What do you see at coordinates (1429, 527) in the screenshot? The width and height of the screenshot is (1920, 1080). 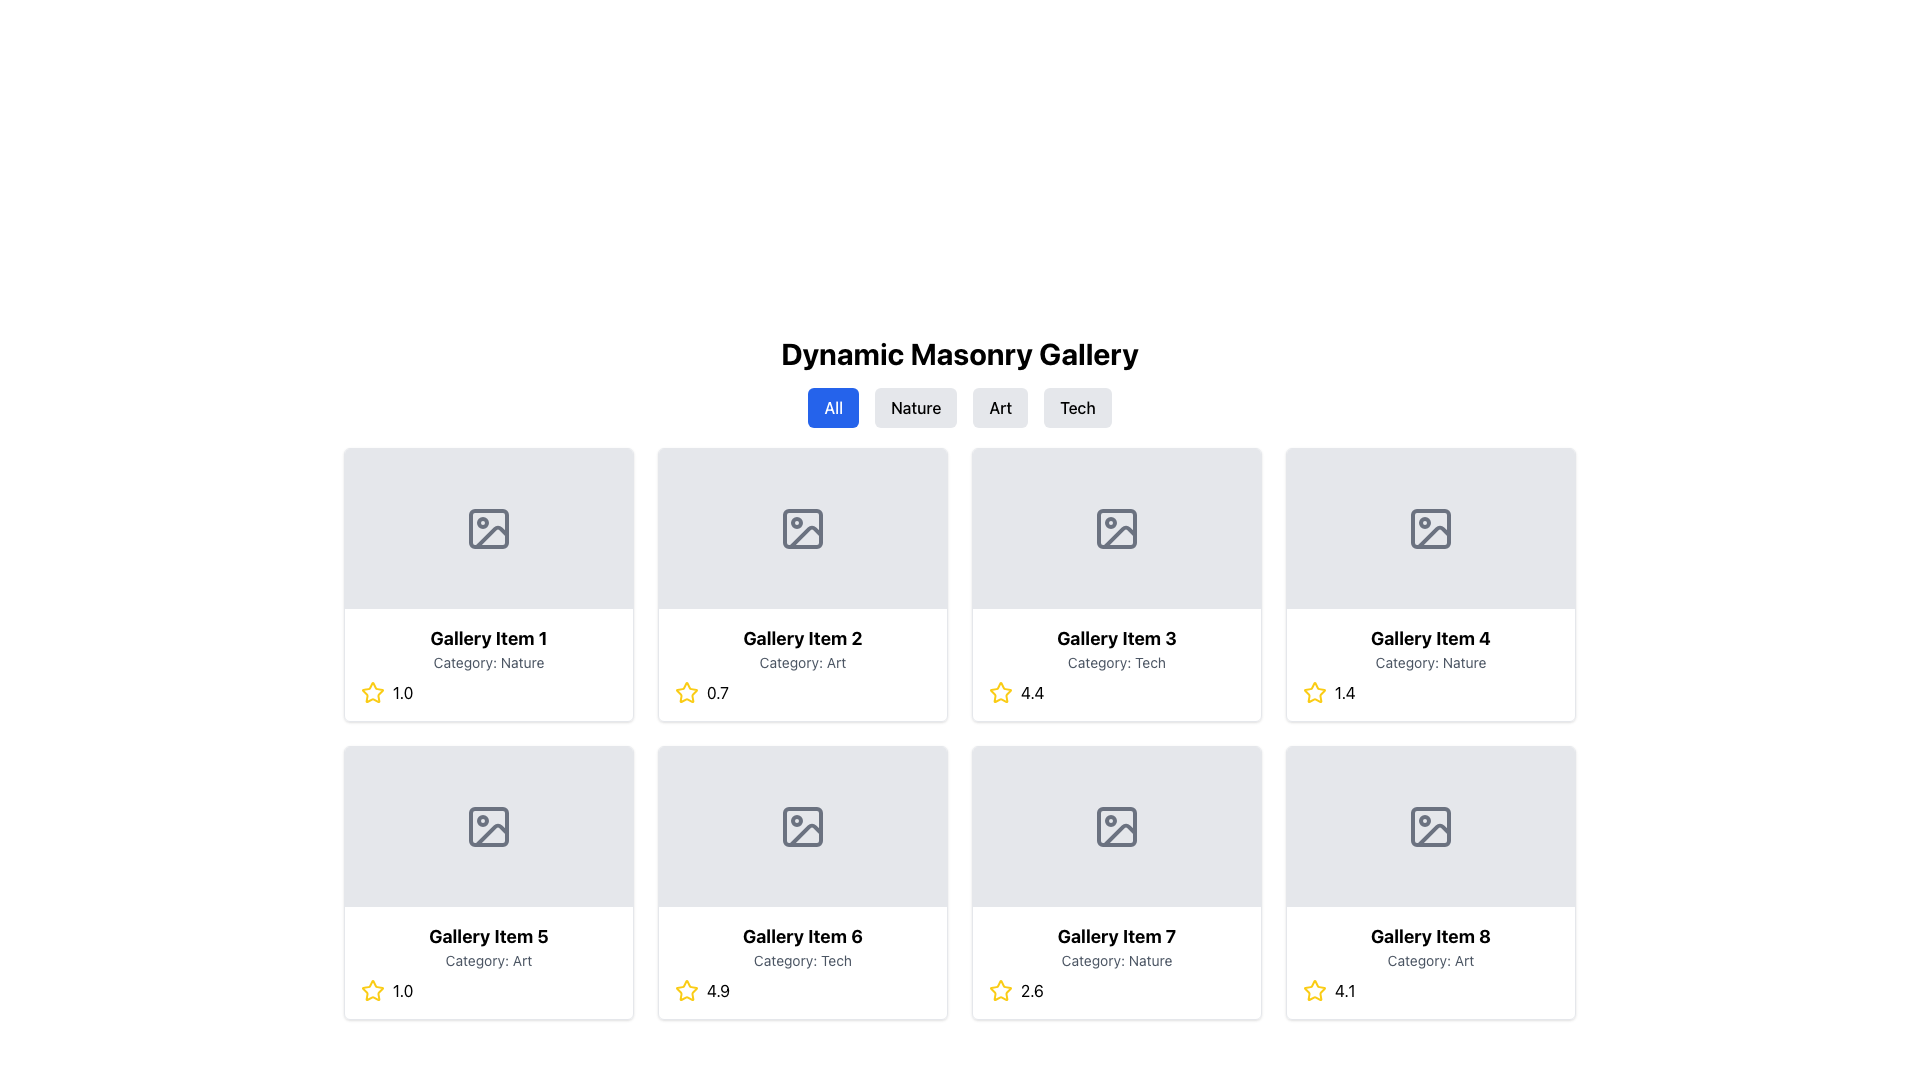 I see `the graphic icon representing an image located in the fourth gallery card titled 'Gallery Item 4' under the 'Nature' category` at bounding box center [1429, 527].